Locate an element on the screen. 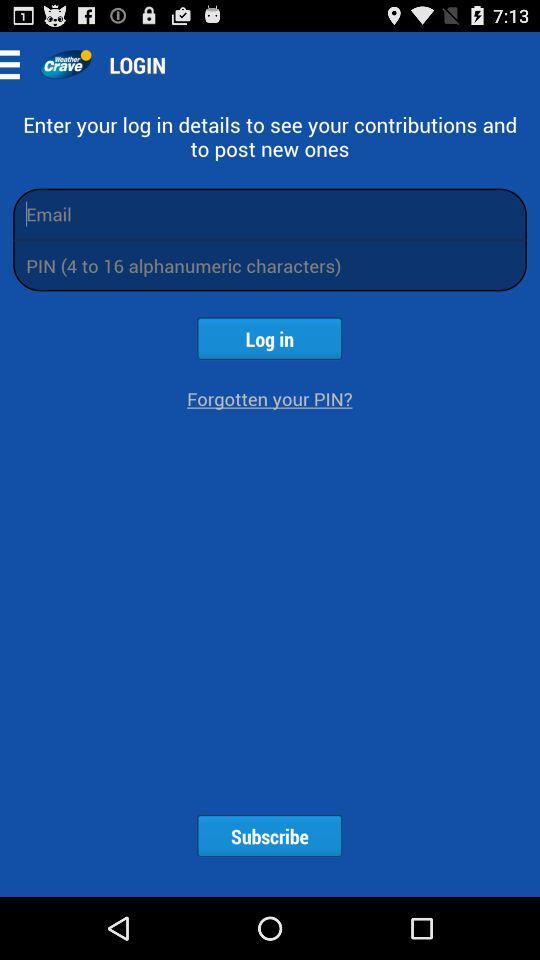  the subscribe app is located at coordinates (269, 836).